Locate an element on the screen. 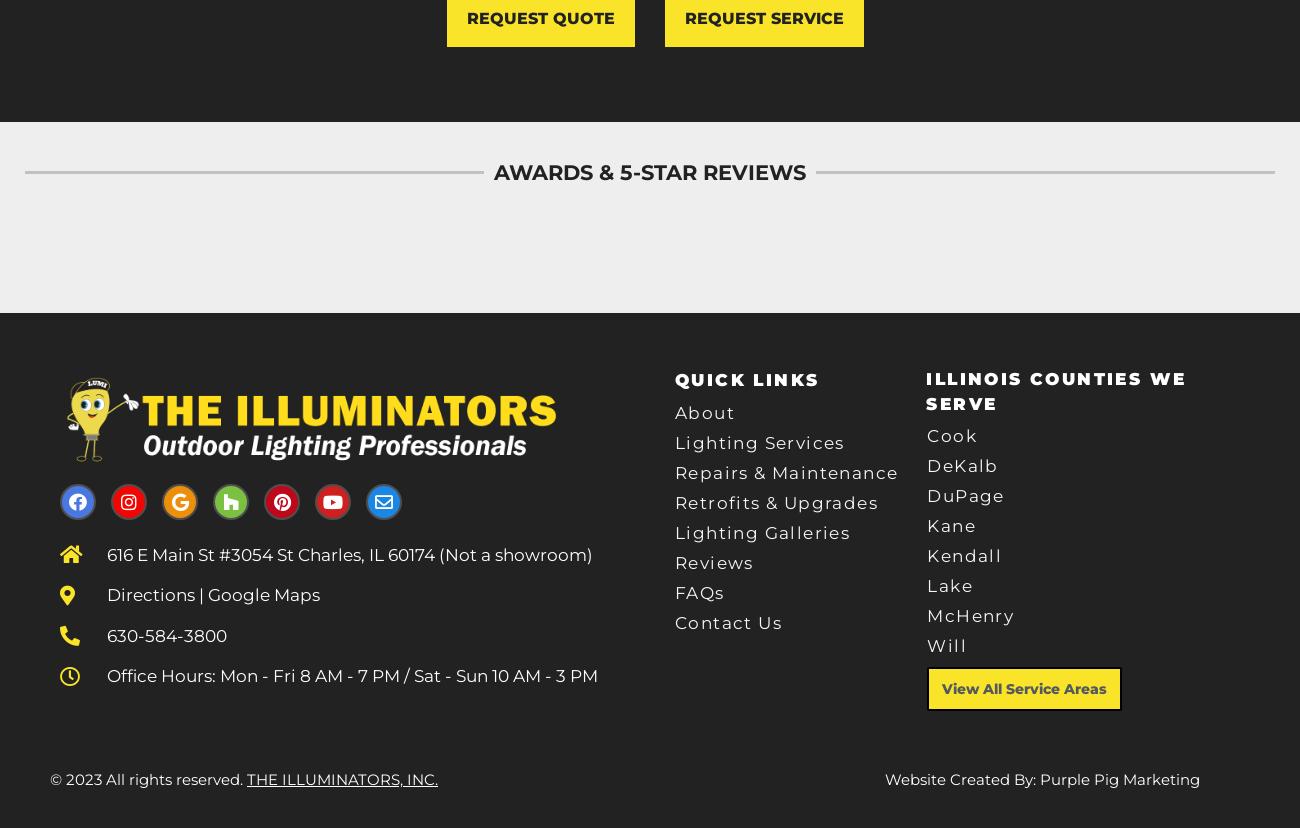 This screenshot has width=1300, height=828. 'View All Service Areas' is located at coordinates (1023, 687).